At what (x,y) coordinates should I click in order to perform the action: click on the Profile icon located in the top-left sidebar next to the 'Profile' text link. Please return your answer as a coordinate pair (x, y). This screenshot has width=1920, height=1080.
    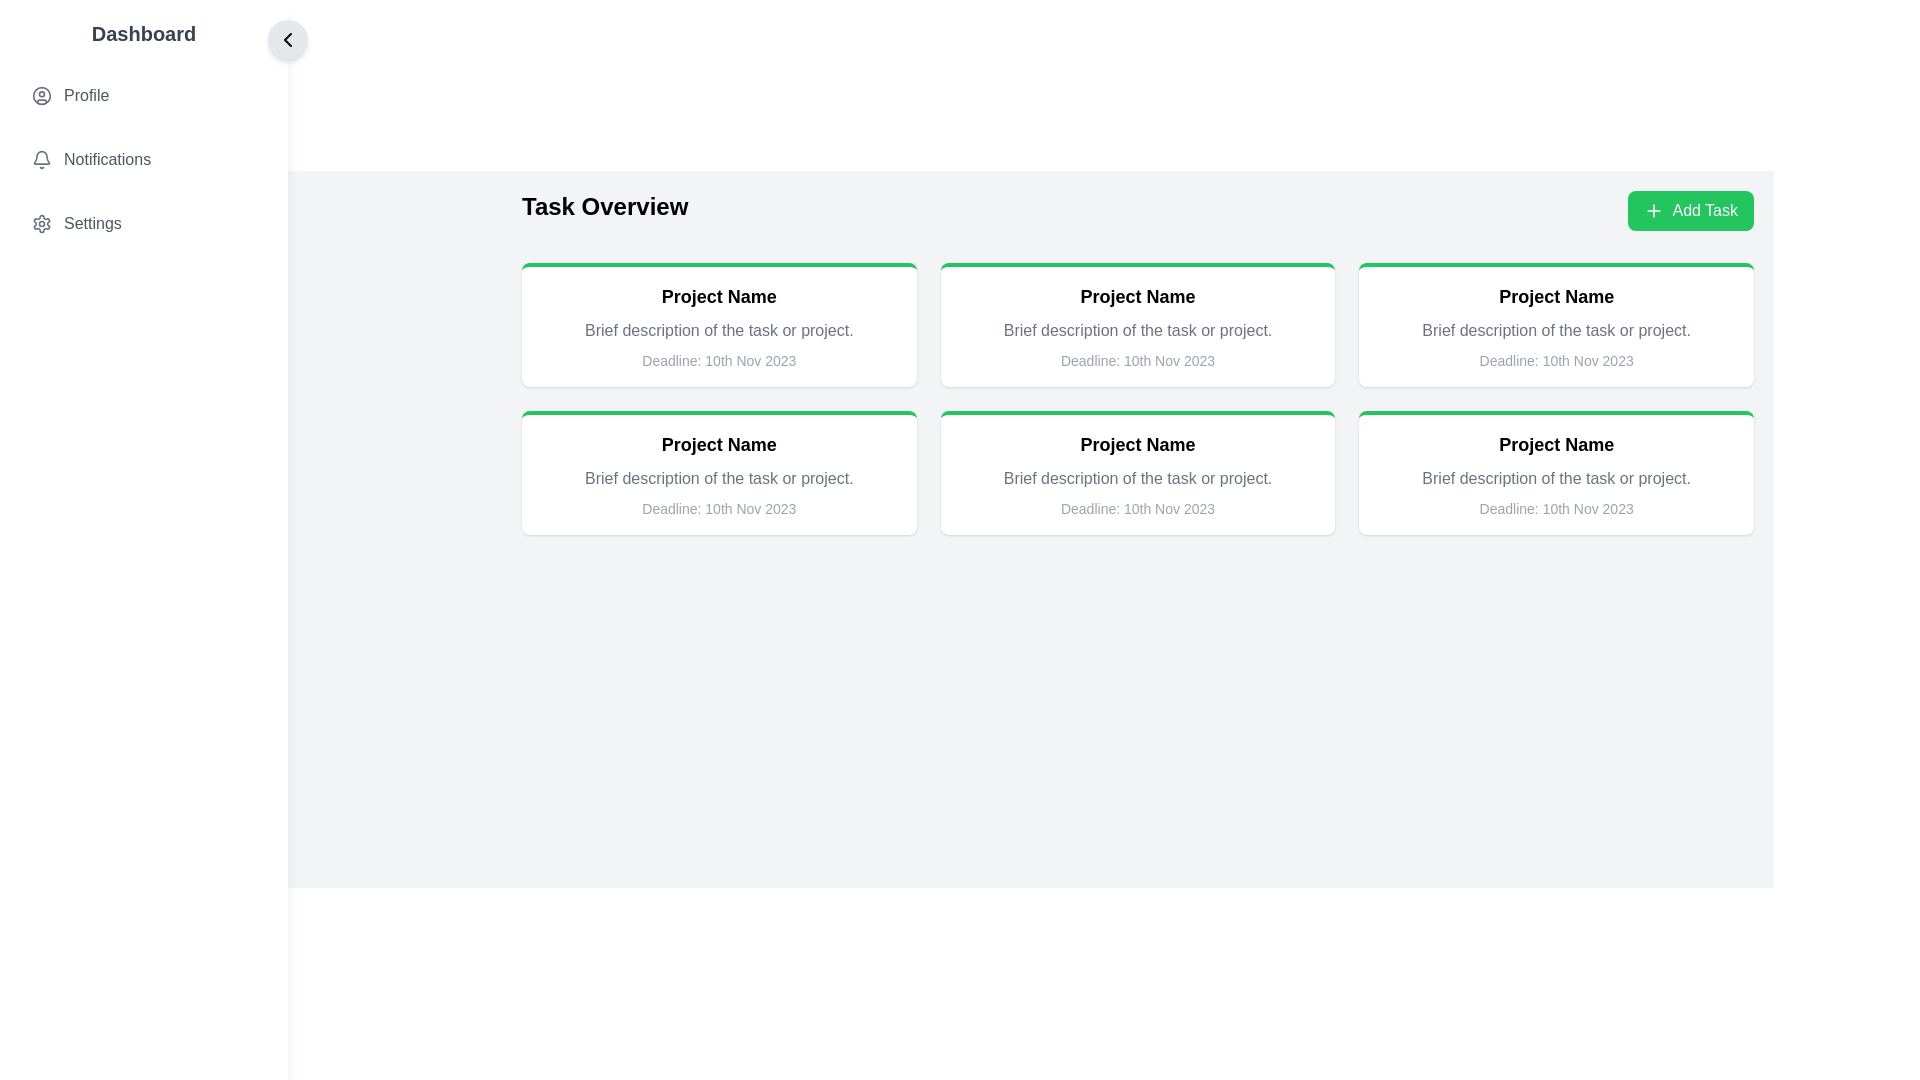
    Looking at the image, I should click on (42, 96).